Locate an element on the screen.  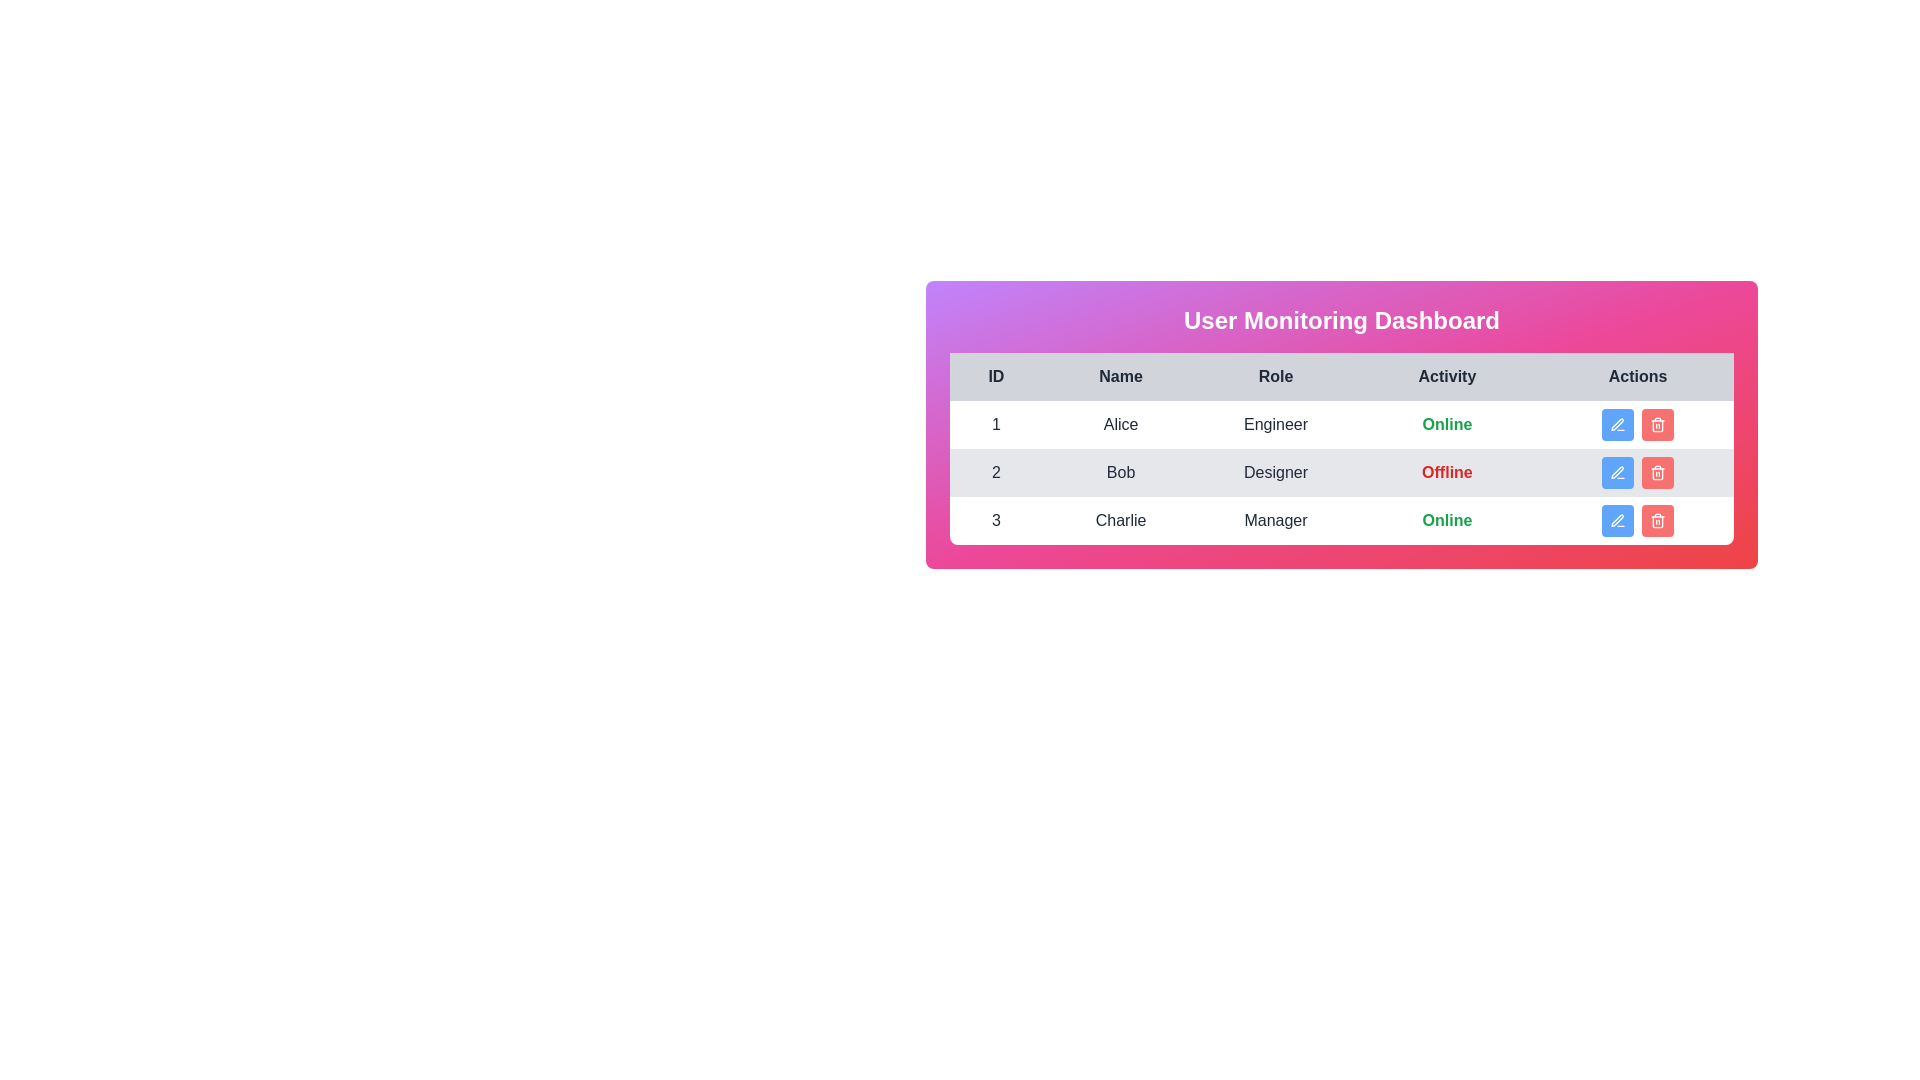
the delete button for the user with ID 1 is located at coordinates (1658, 423).